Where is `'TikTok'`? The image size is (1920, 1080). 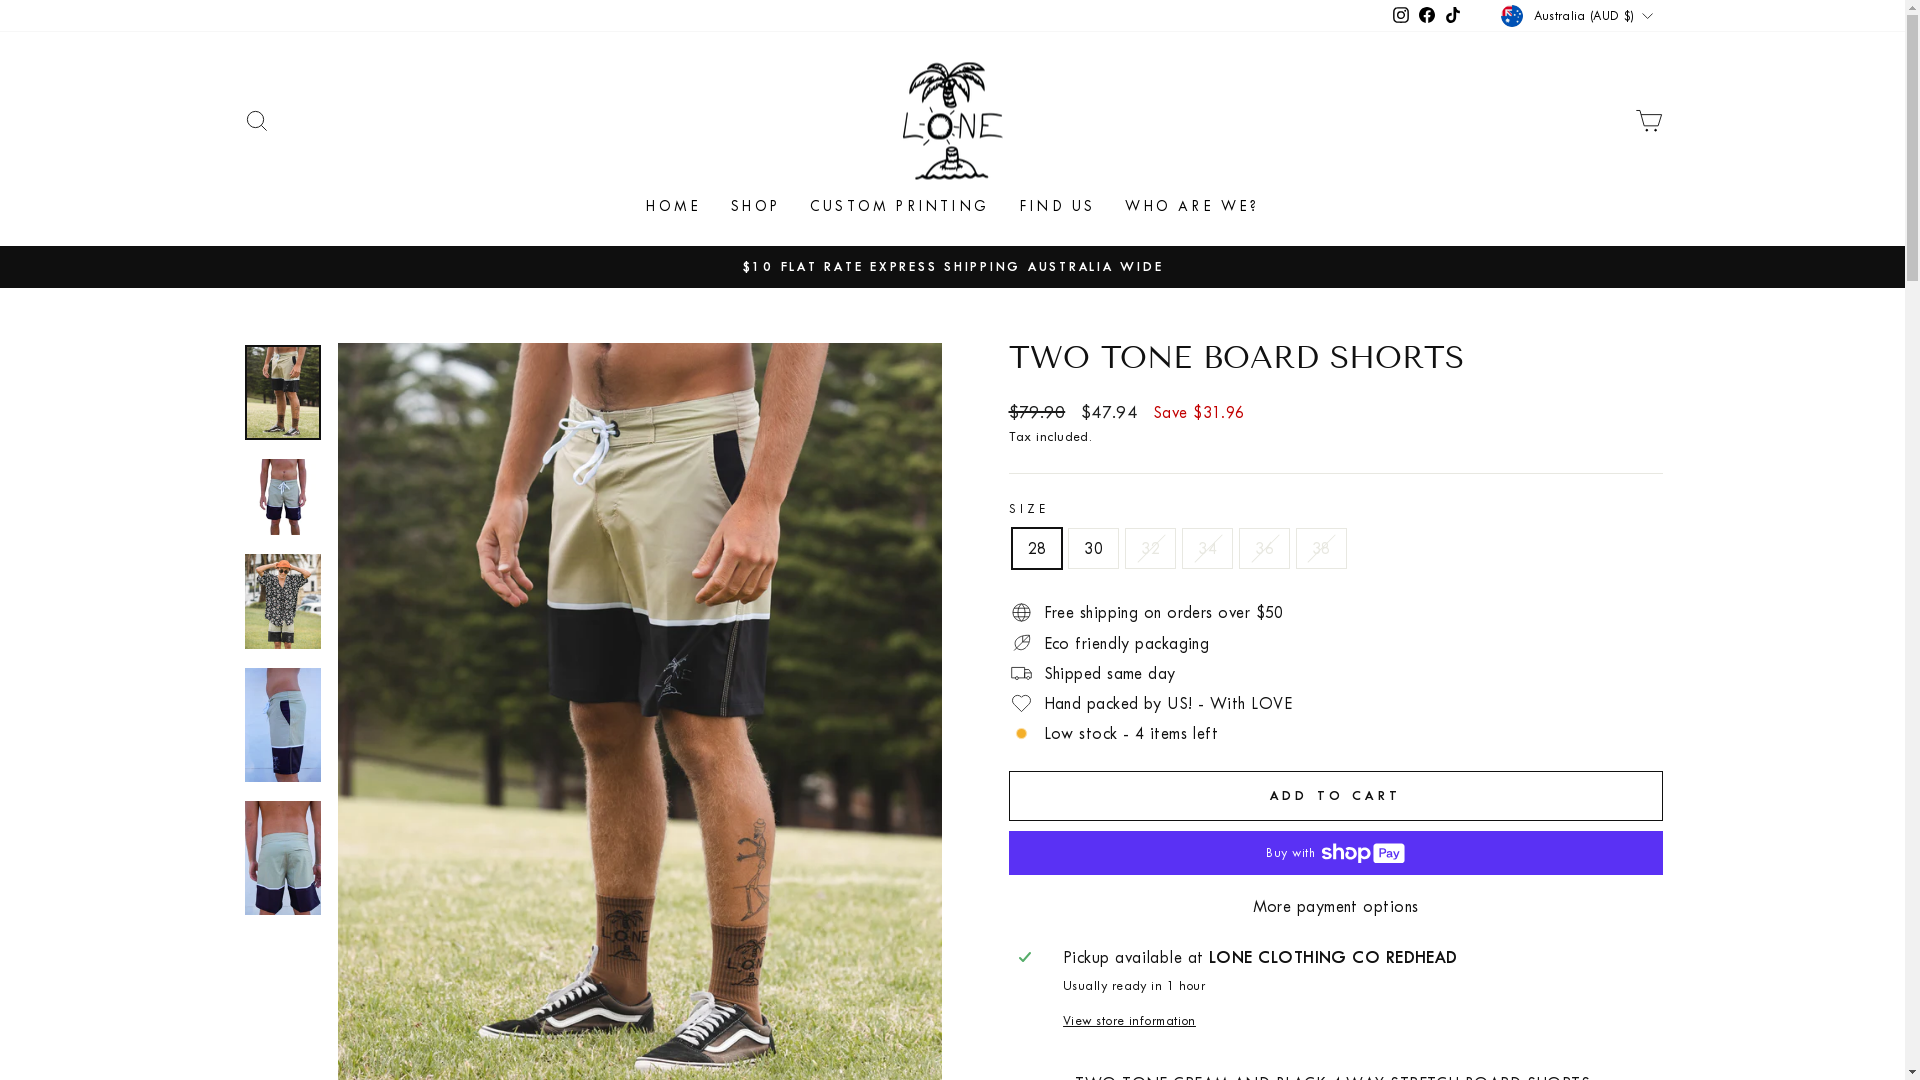
'TikTok' is located at coordinates (1453, 15).